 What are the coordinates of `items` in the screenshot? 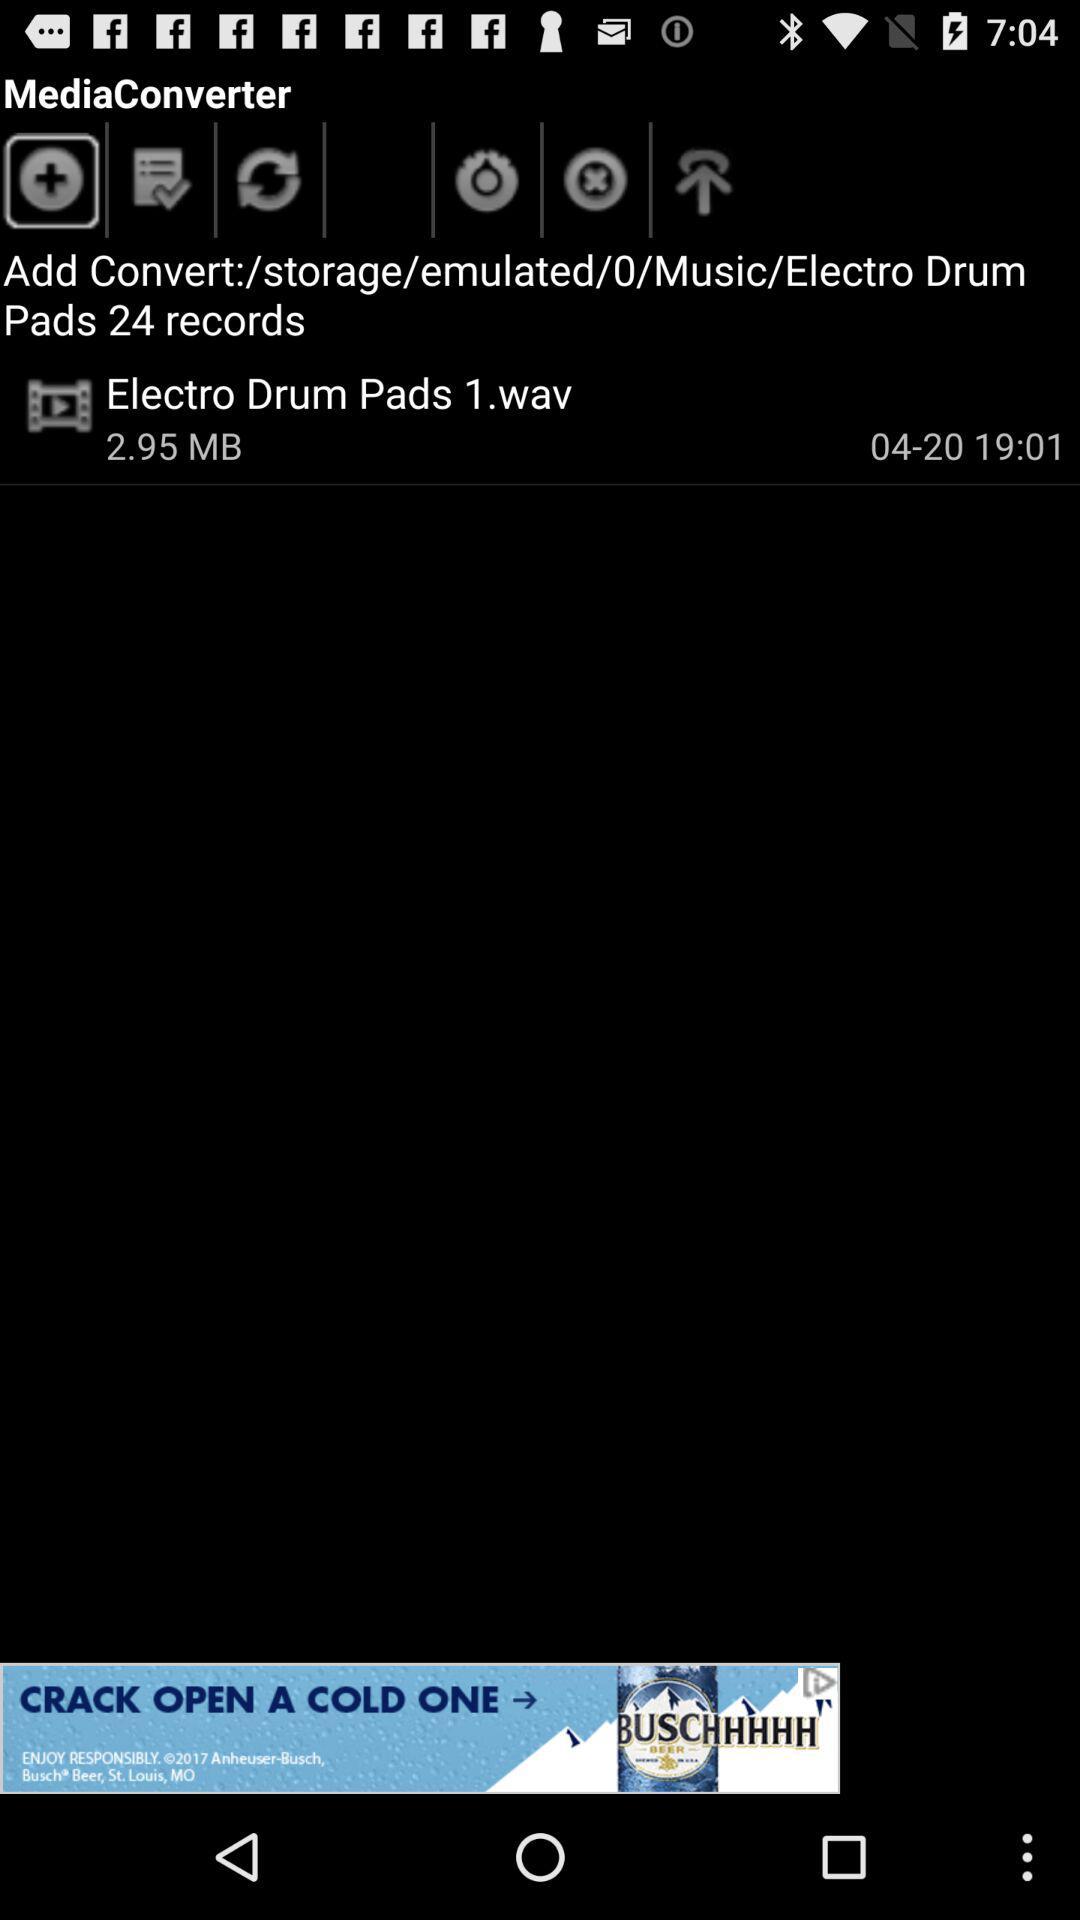 It's located at (51, 185).